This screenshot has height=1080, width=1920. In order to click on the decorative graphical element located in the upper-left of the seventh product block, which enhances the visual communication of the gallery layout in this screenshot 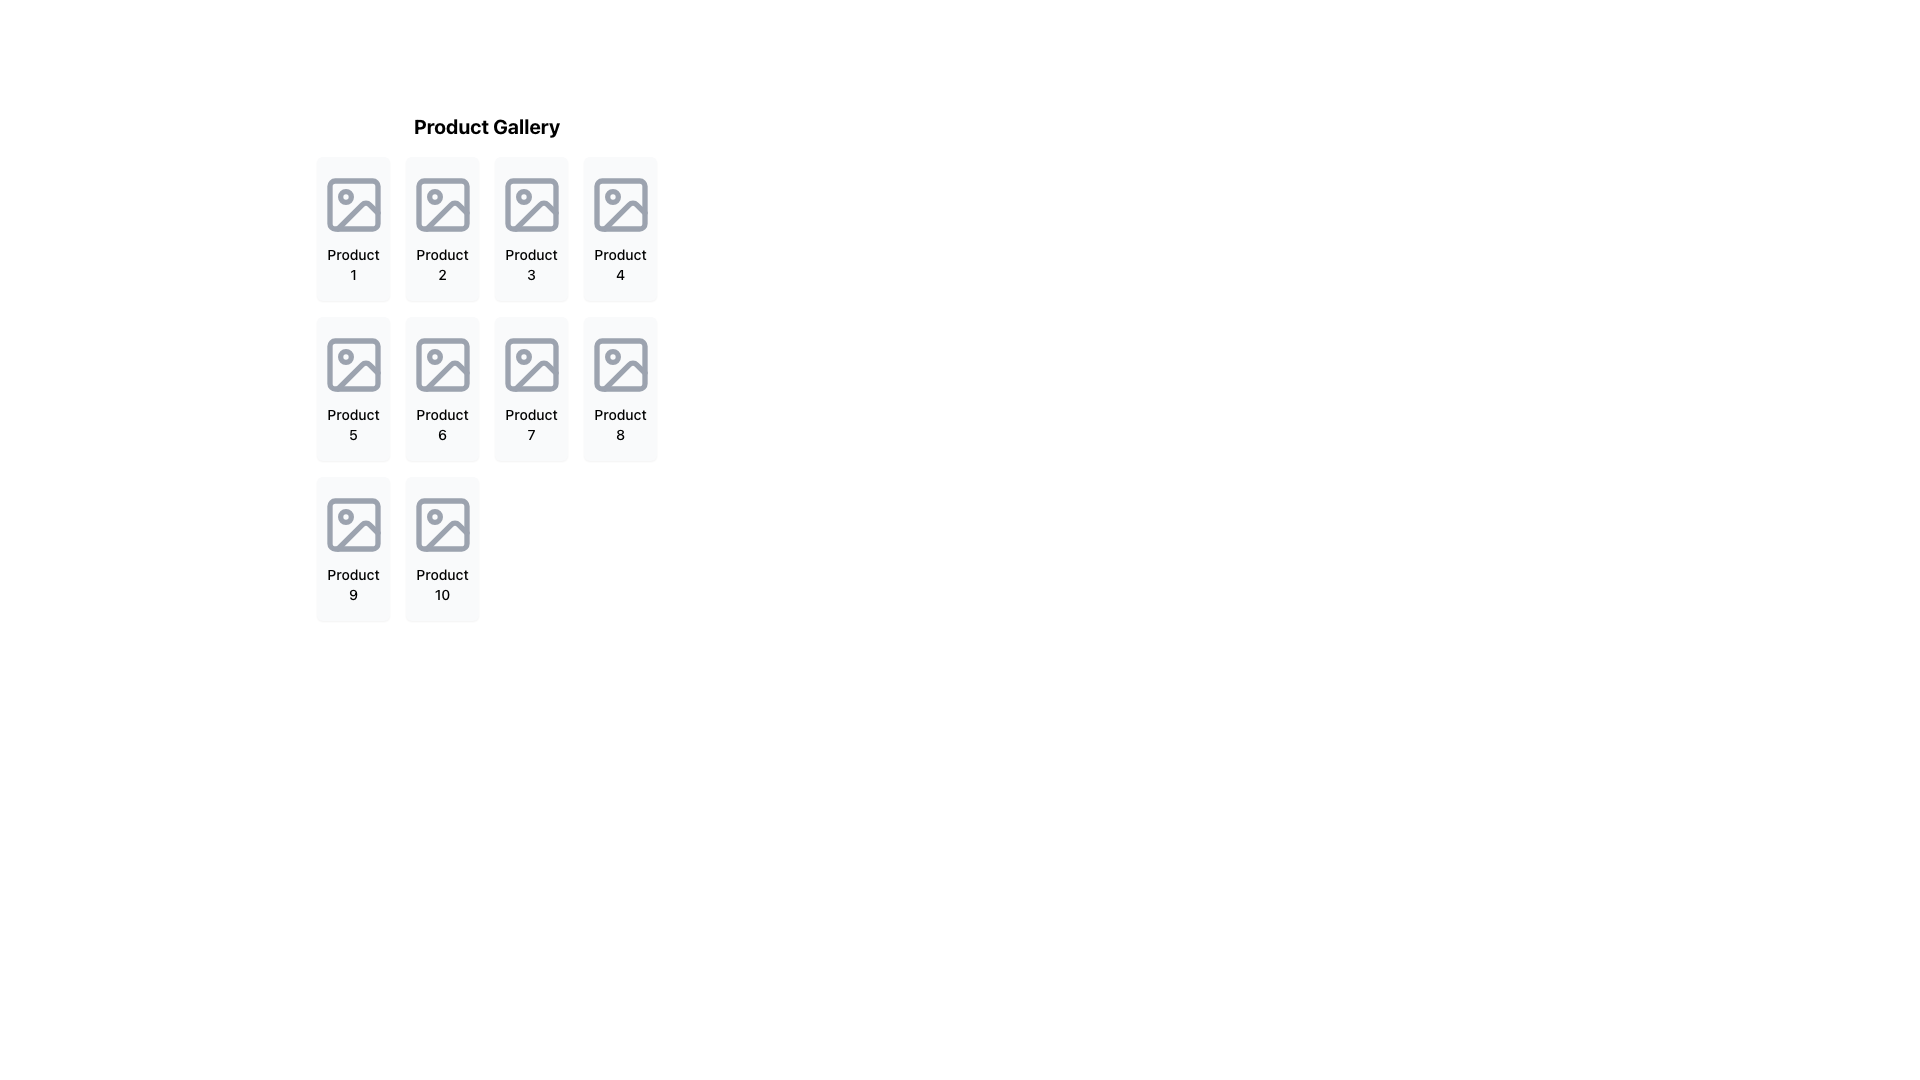, I will do `click(531, 365)`.